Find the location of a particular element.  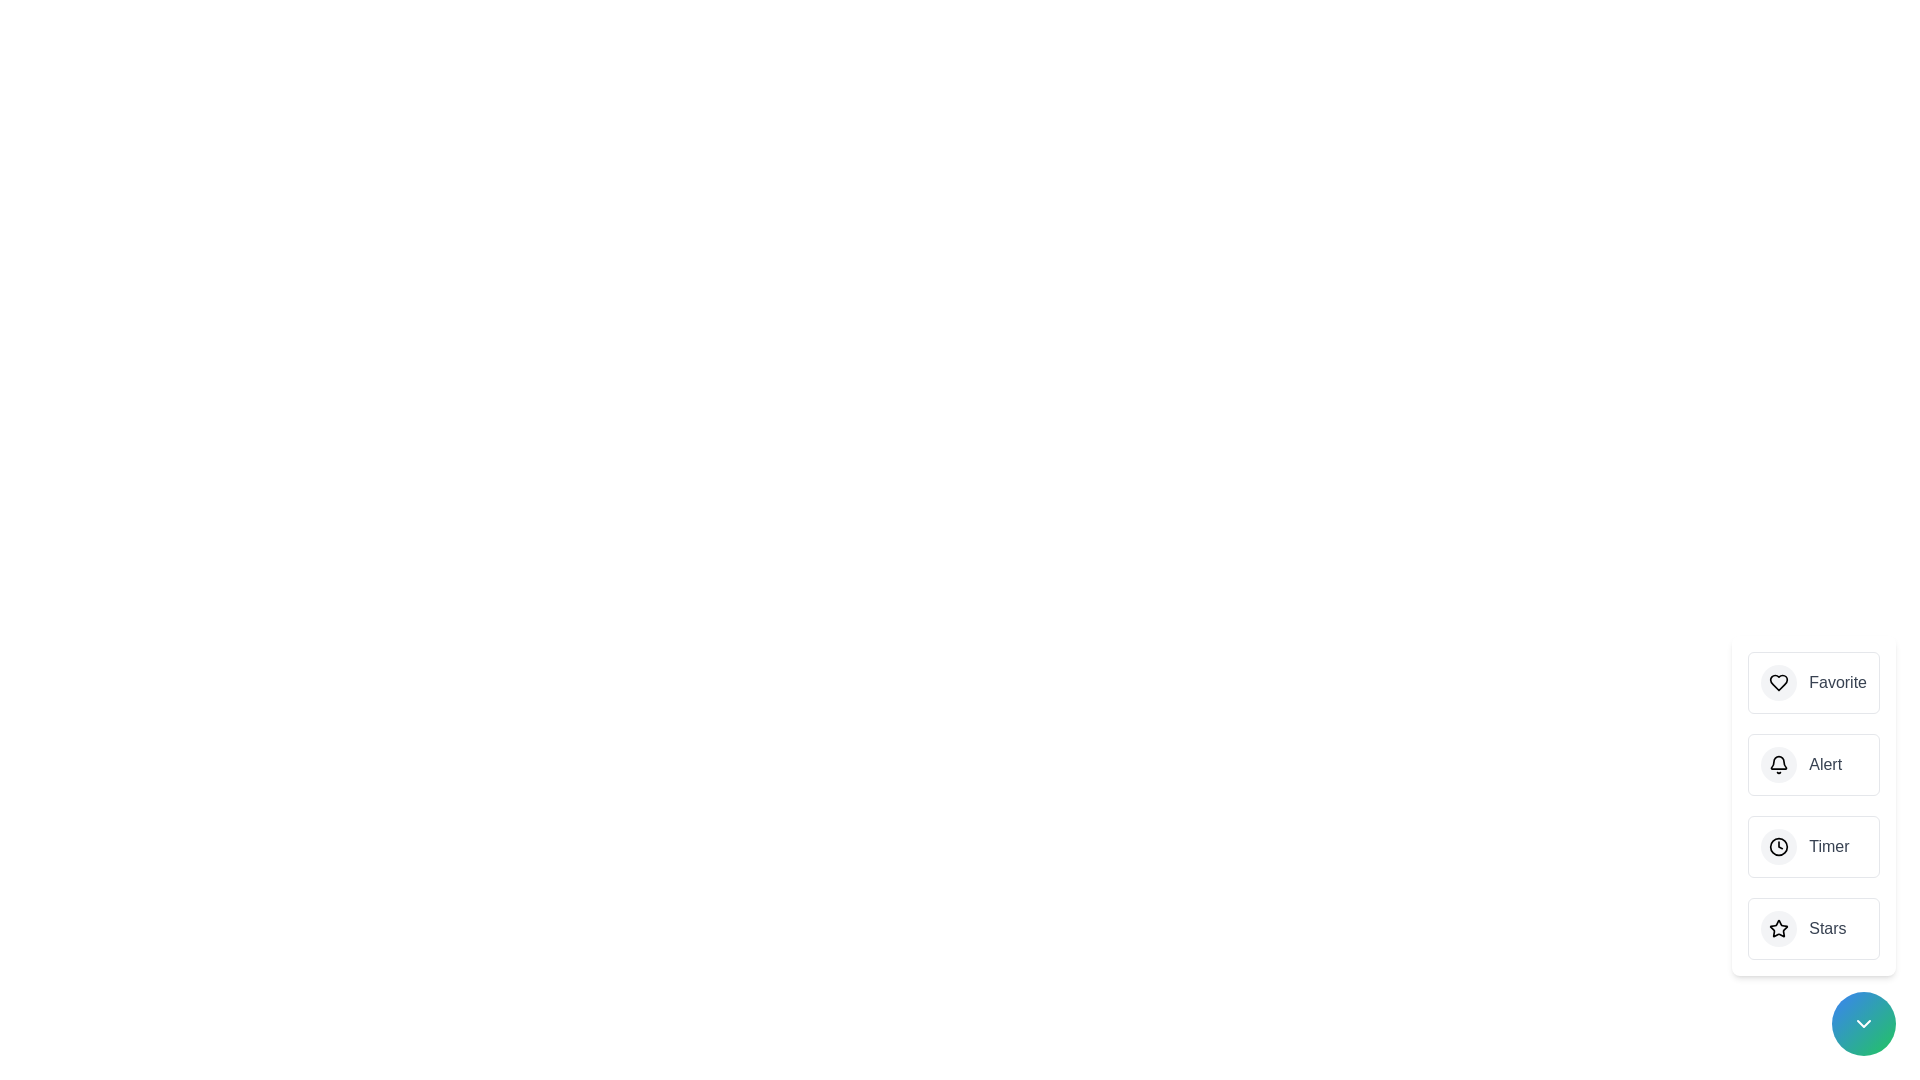

'Timer' button to trigger its action is located at coordinates (1814, 847).